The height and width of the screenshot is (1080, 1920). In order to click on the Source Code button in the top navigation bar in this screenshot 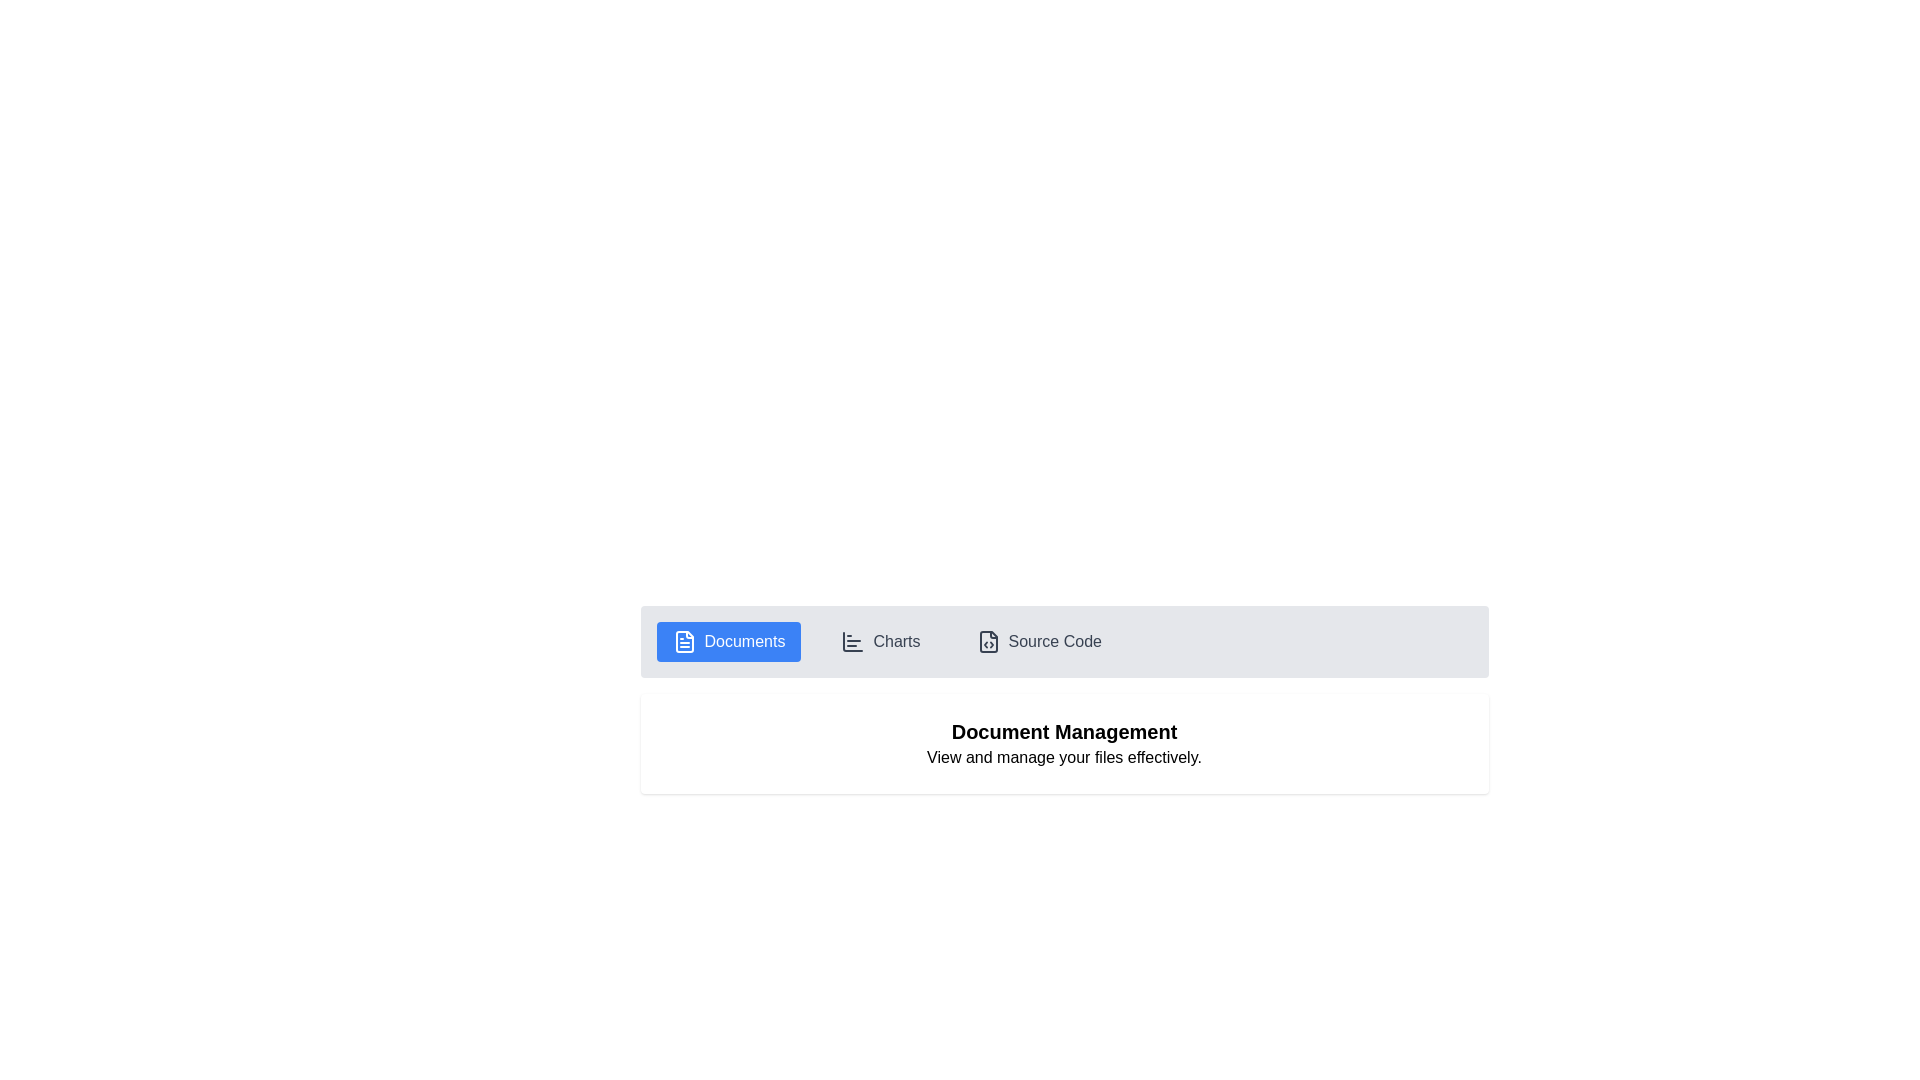, I will do `click(988, 641)`.